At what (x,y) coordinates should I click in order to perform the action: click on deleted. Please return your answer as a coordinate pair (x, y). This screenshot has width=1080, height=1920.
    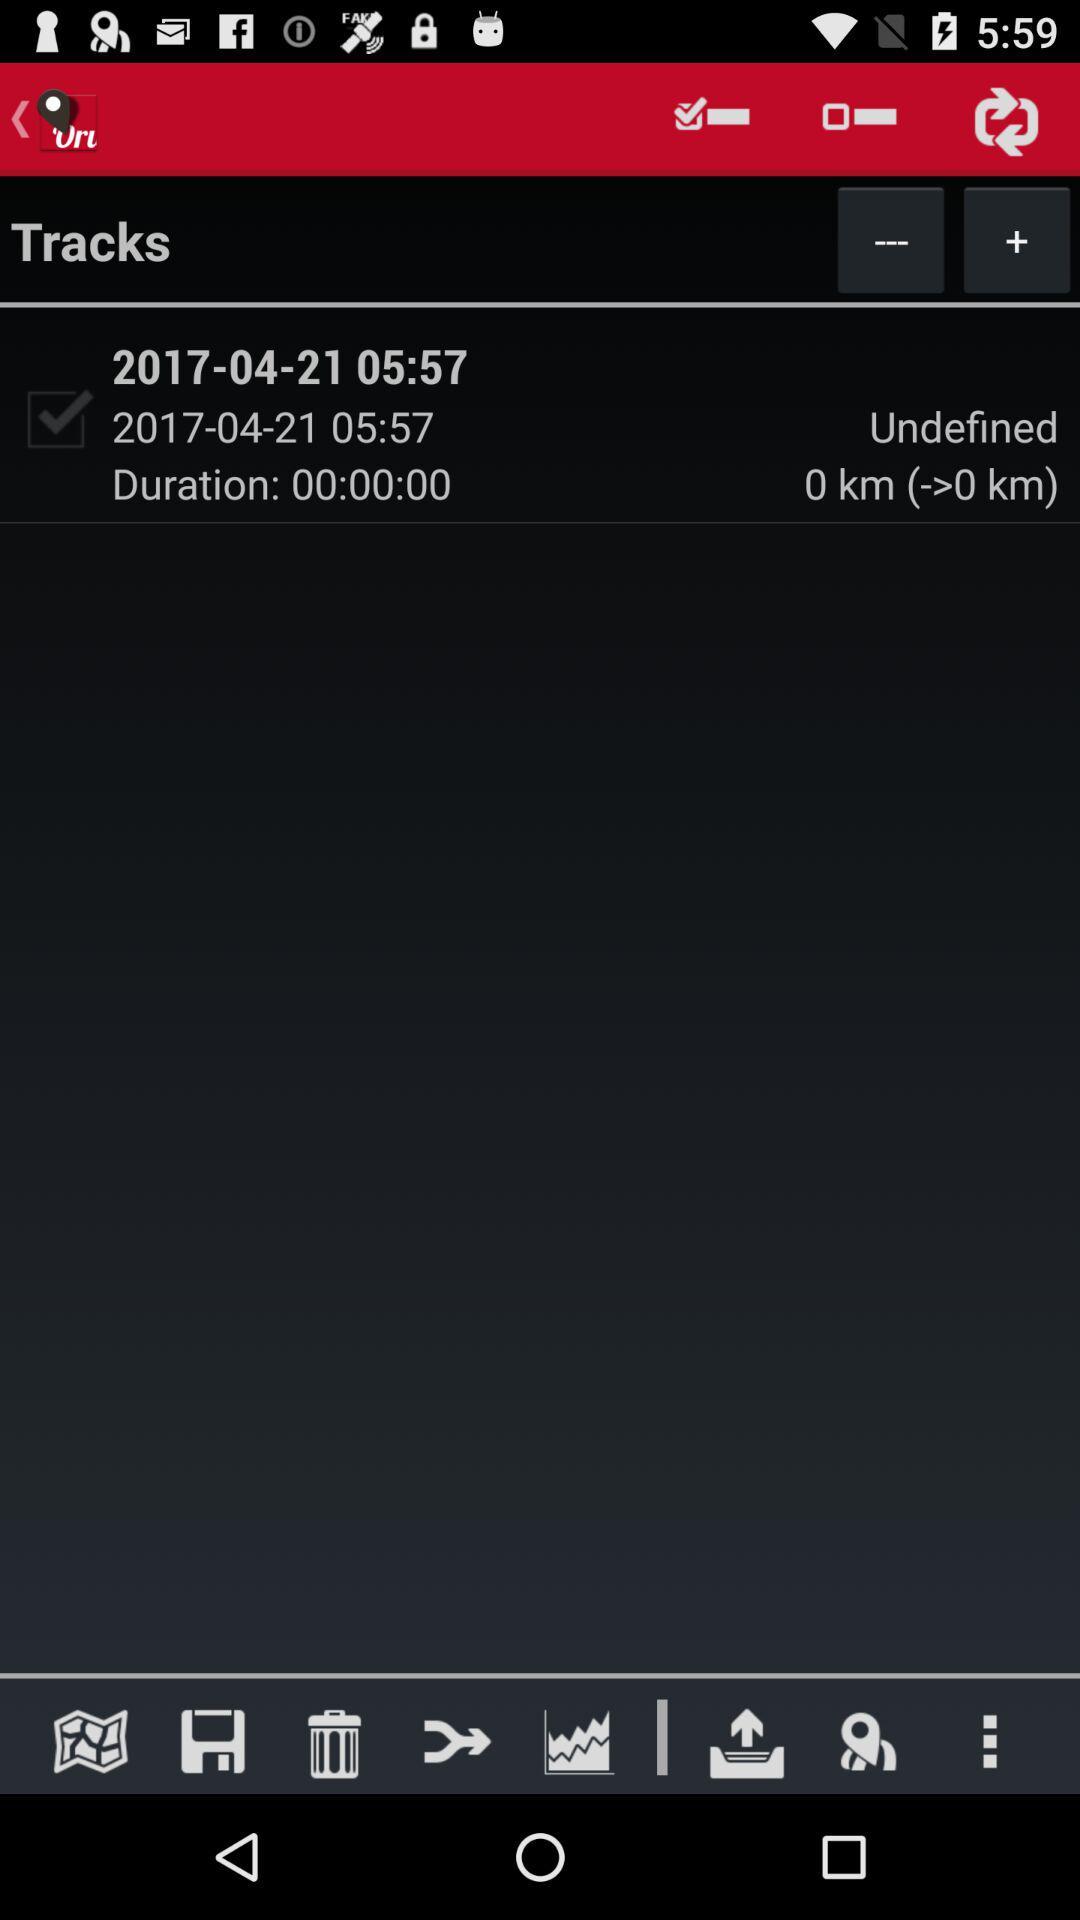
    Looking at the image, I should click on (333, 1740).